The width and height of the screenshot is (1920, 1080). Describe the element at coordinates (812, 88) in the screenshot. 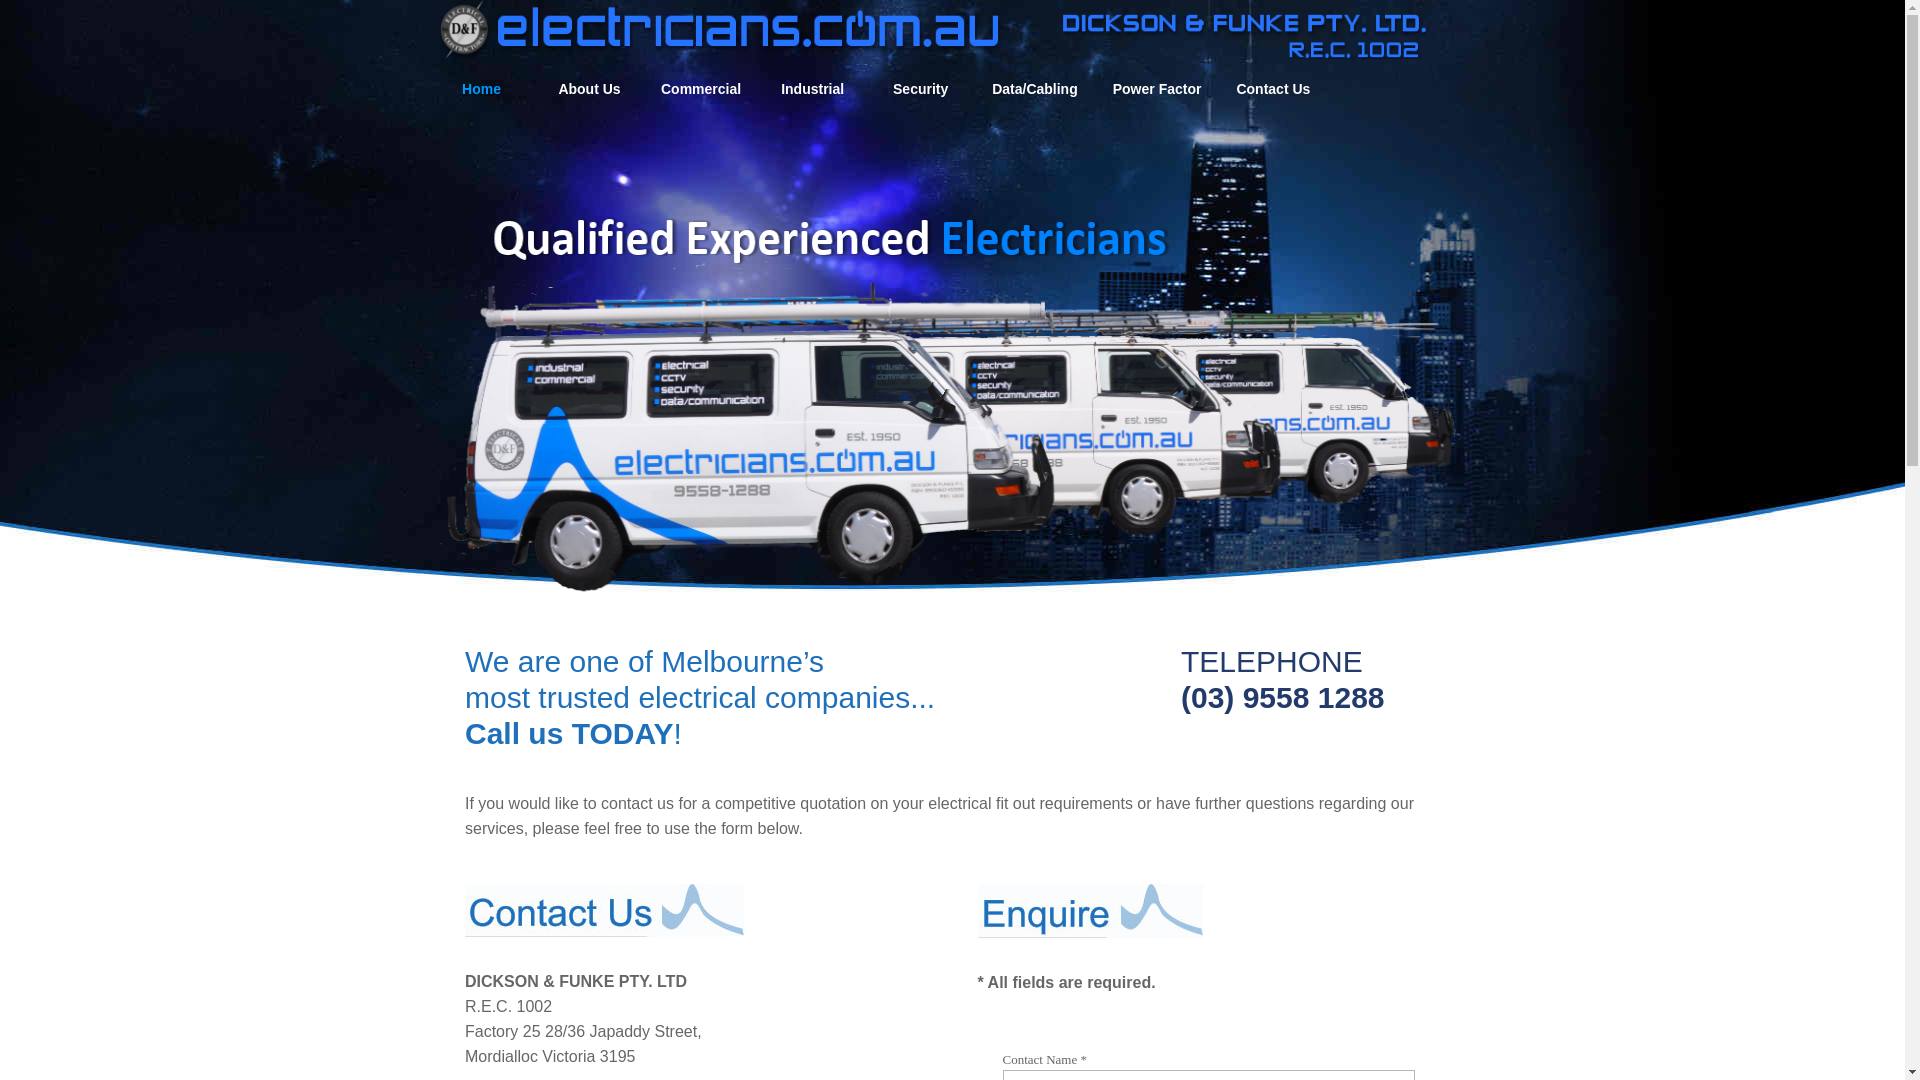

I see `'Industrial'` at that location.